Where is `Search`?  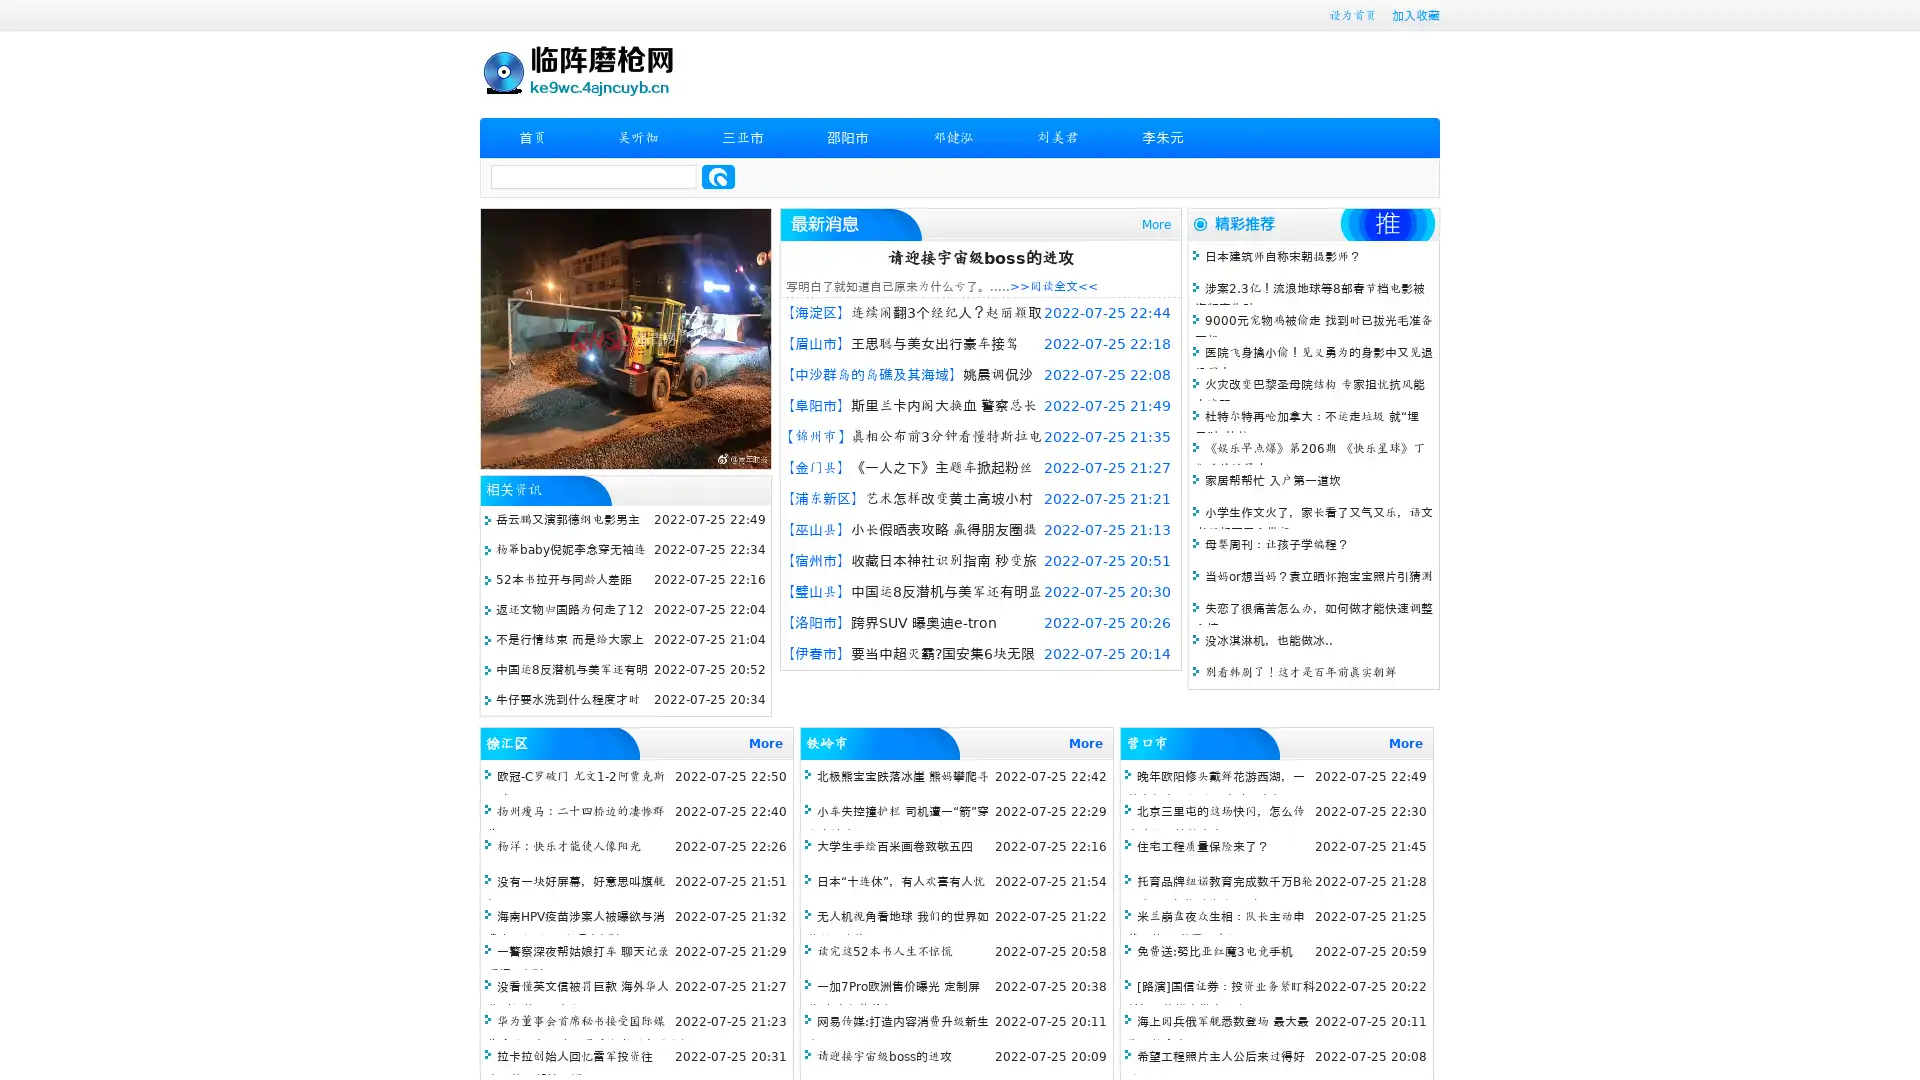
Search is located at coordinates (718, 176).